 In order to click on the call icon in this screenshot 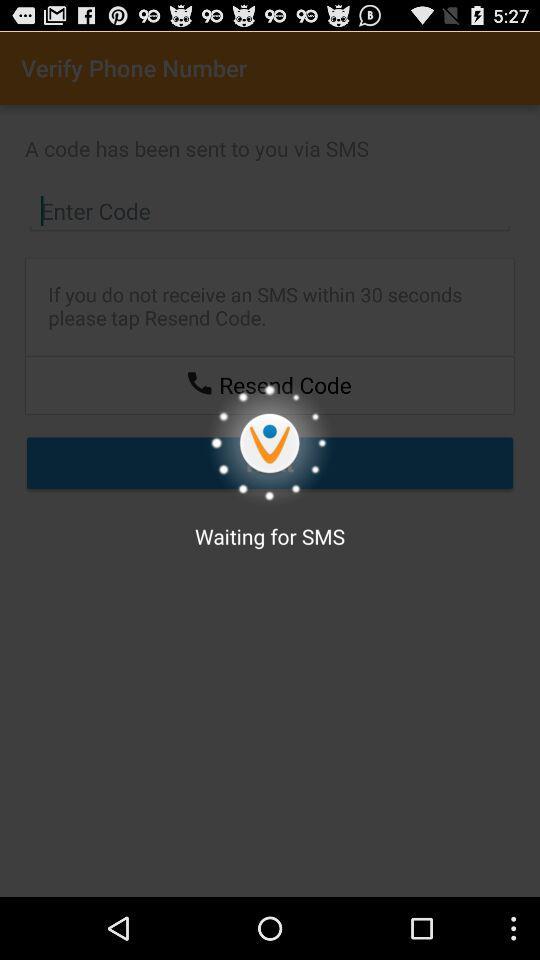, I will do `click(199, 407)`.